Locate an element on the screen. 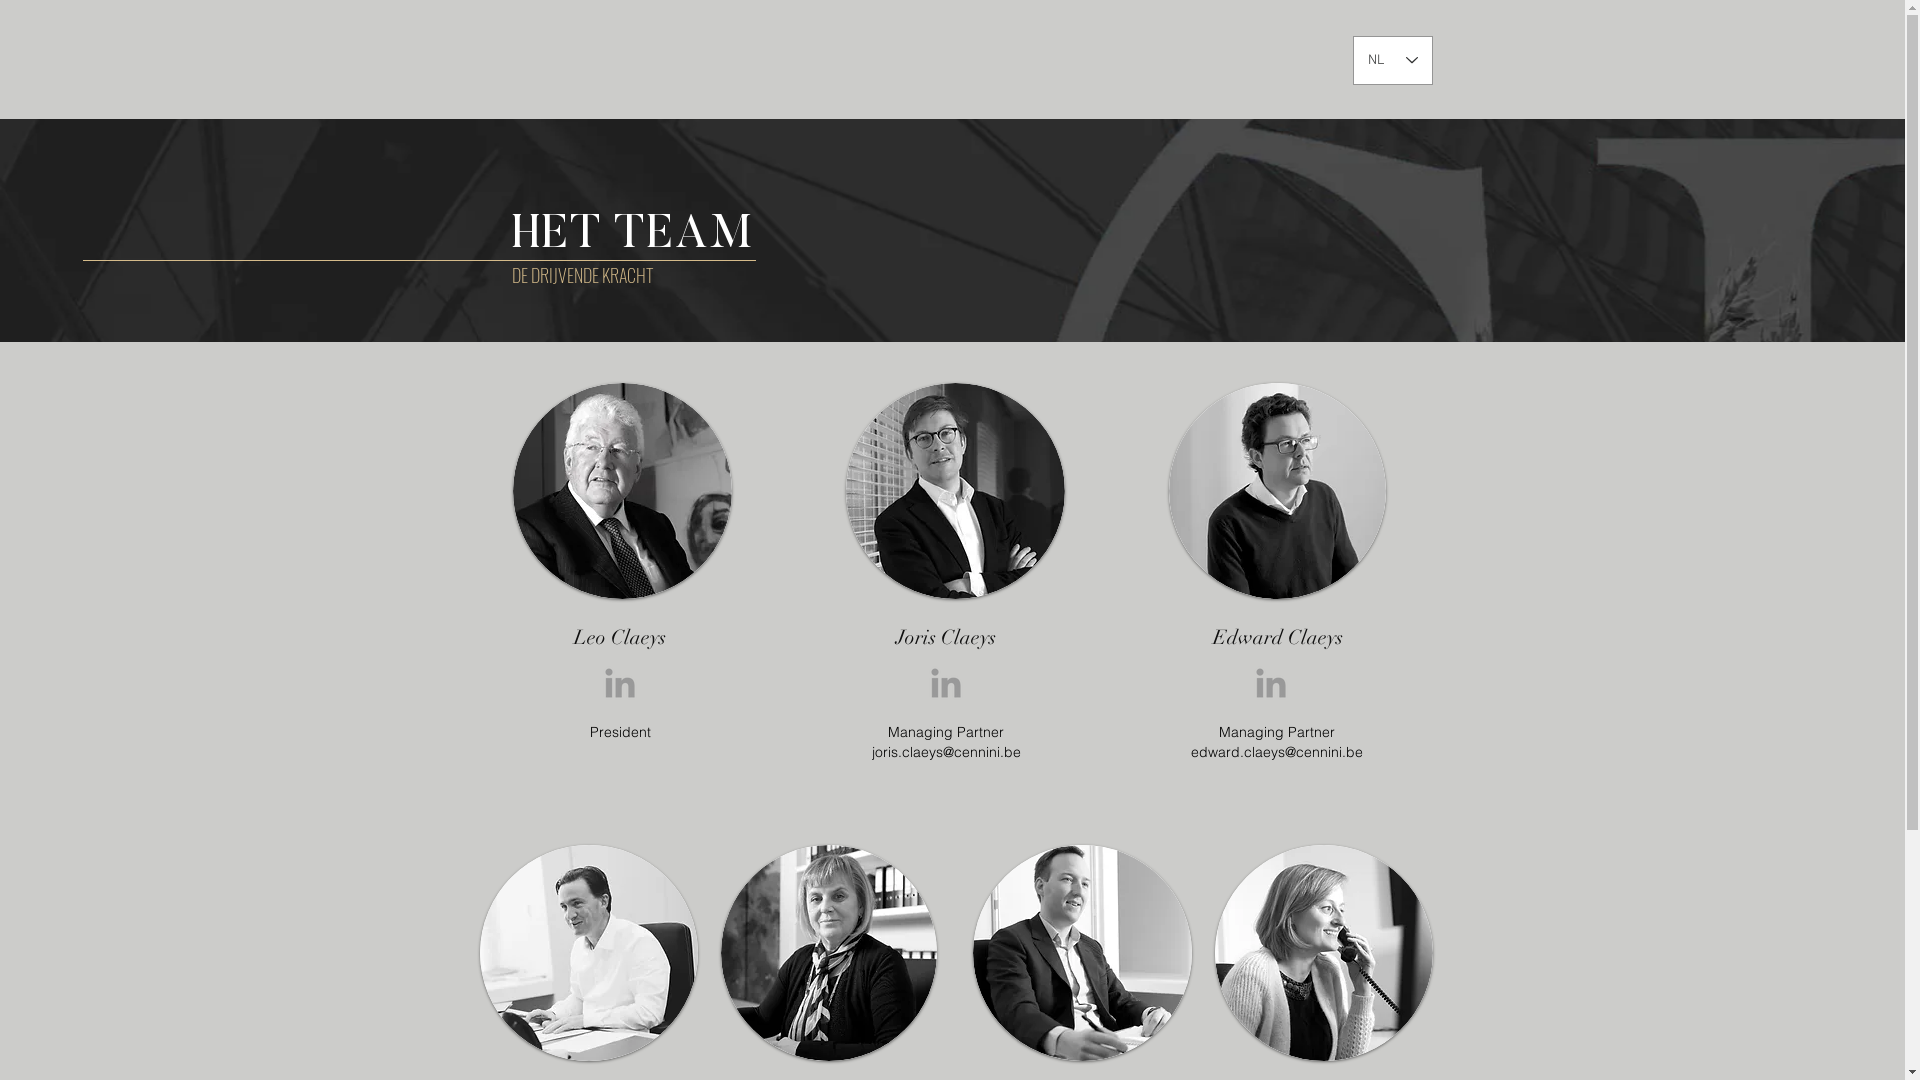 The height and width of the screenshot is (1080, 1920). 'HOME' is located at coordinates (960, 57).